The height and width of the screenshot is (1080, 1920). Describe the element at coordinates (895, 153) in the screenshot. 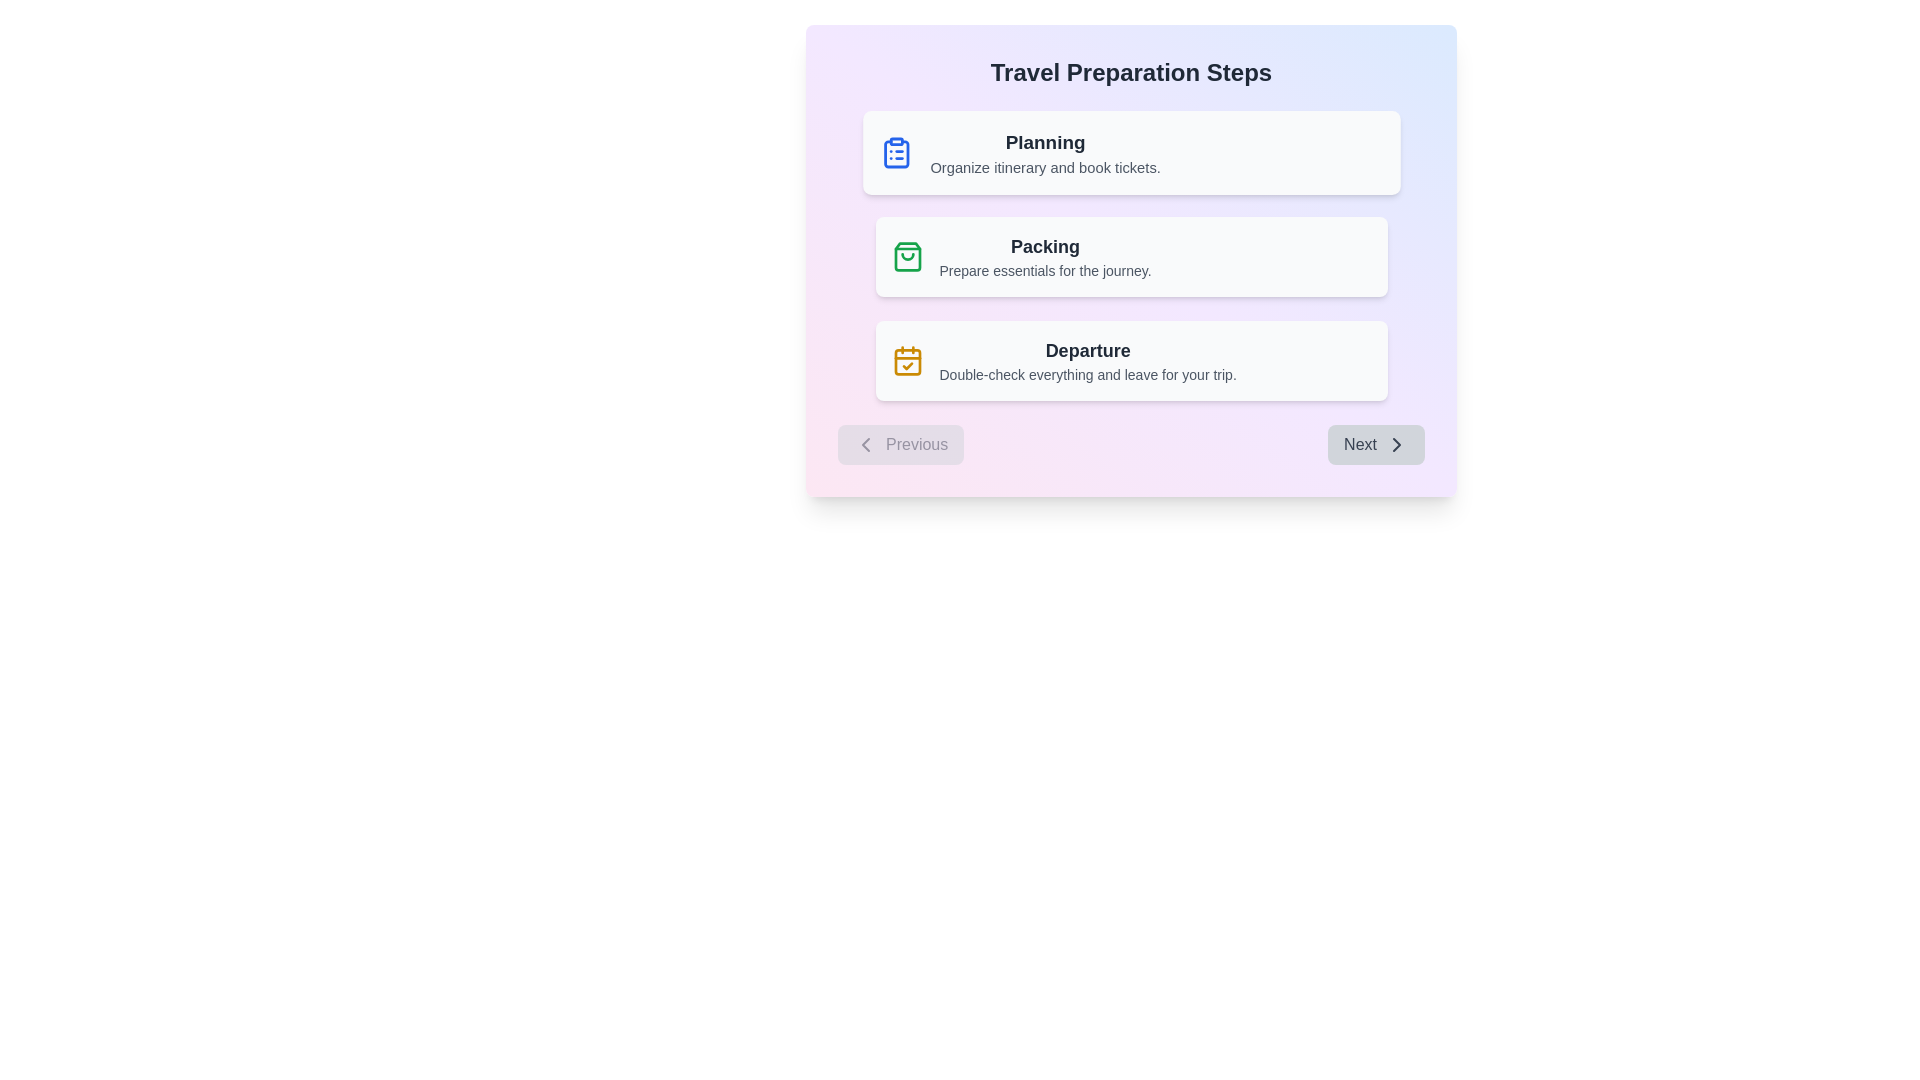

I see `the clipboard icon, which is a navy blue outlined vector icon with a rectangular body and a clip at the top center, located within the 'Planning' button's icon area` at that location.